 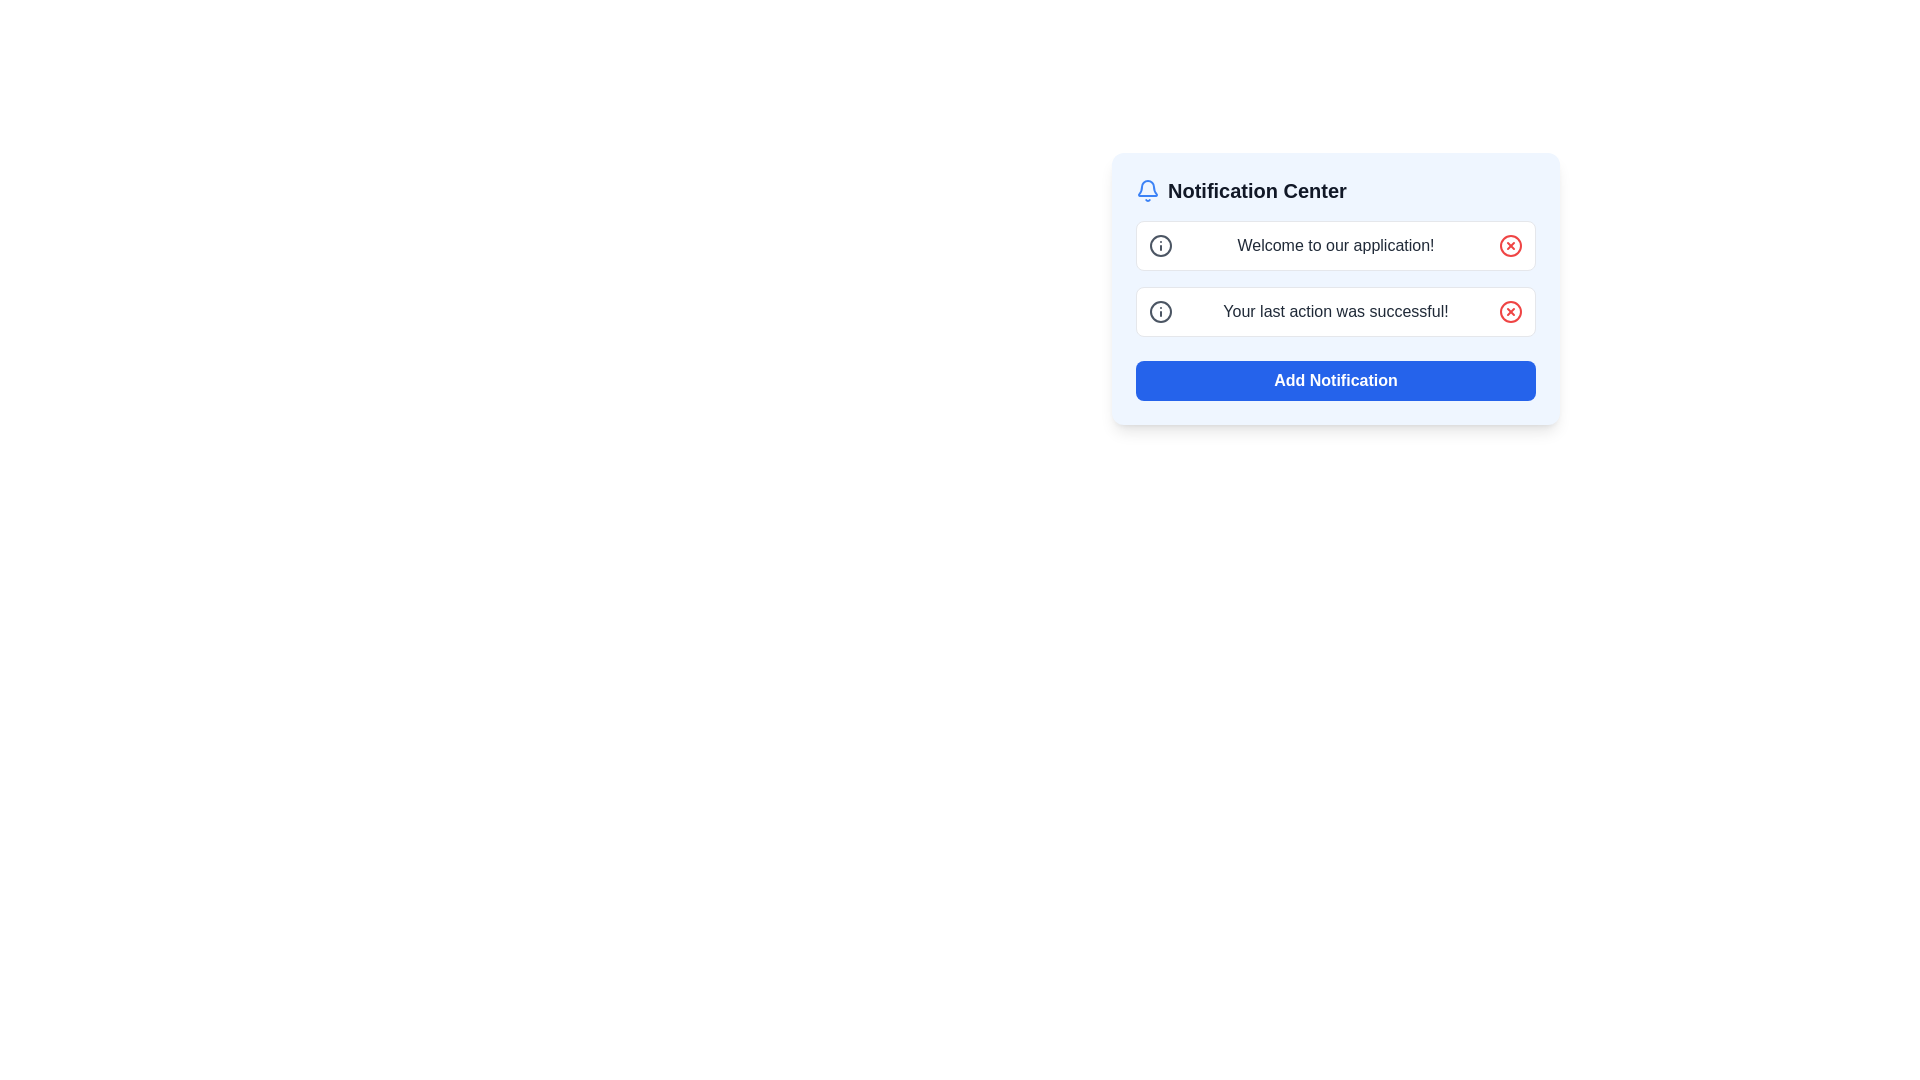 I want to click on the text label providing feedback to the user about the successful completion of their previous action, located within the second notification panel, below the 'Welcome to our application!' text, so click(x=1335, y=312).